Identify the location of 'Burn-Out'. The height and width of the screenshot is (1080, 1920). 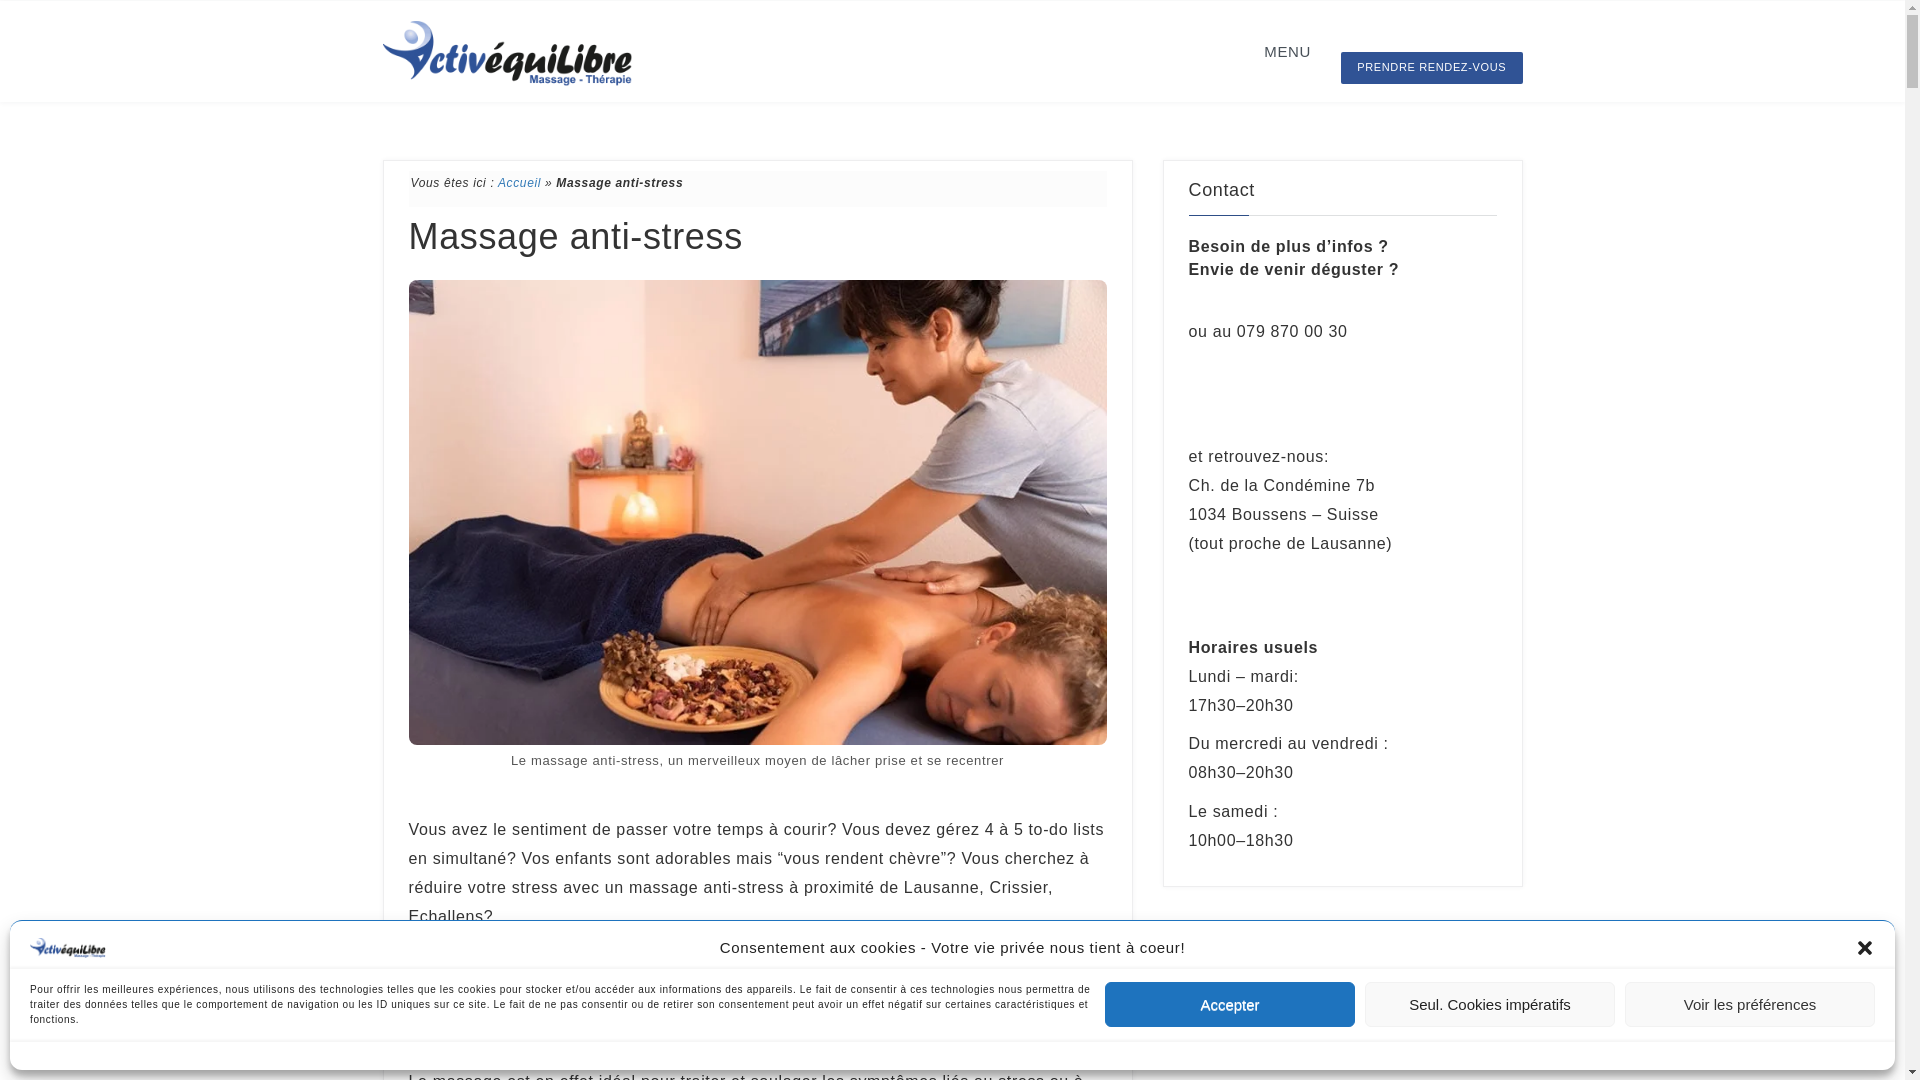
(985, 998).